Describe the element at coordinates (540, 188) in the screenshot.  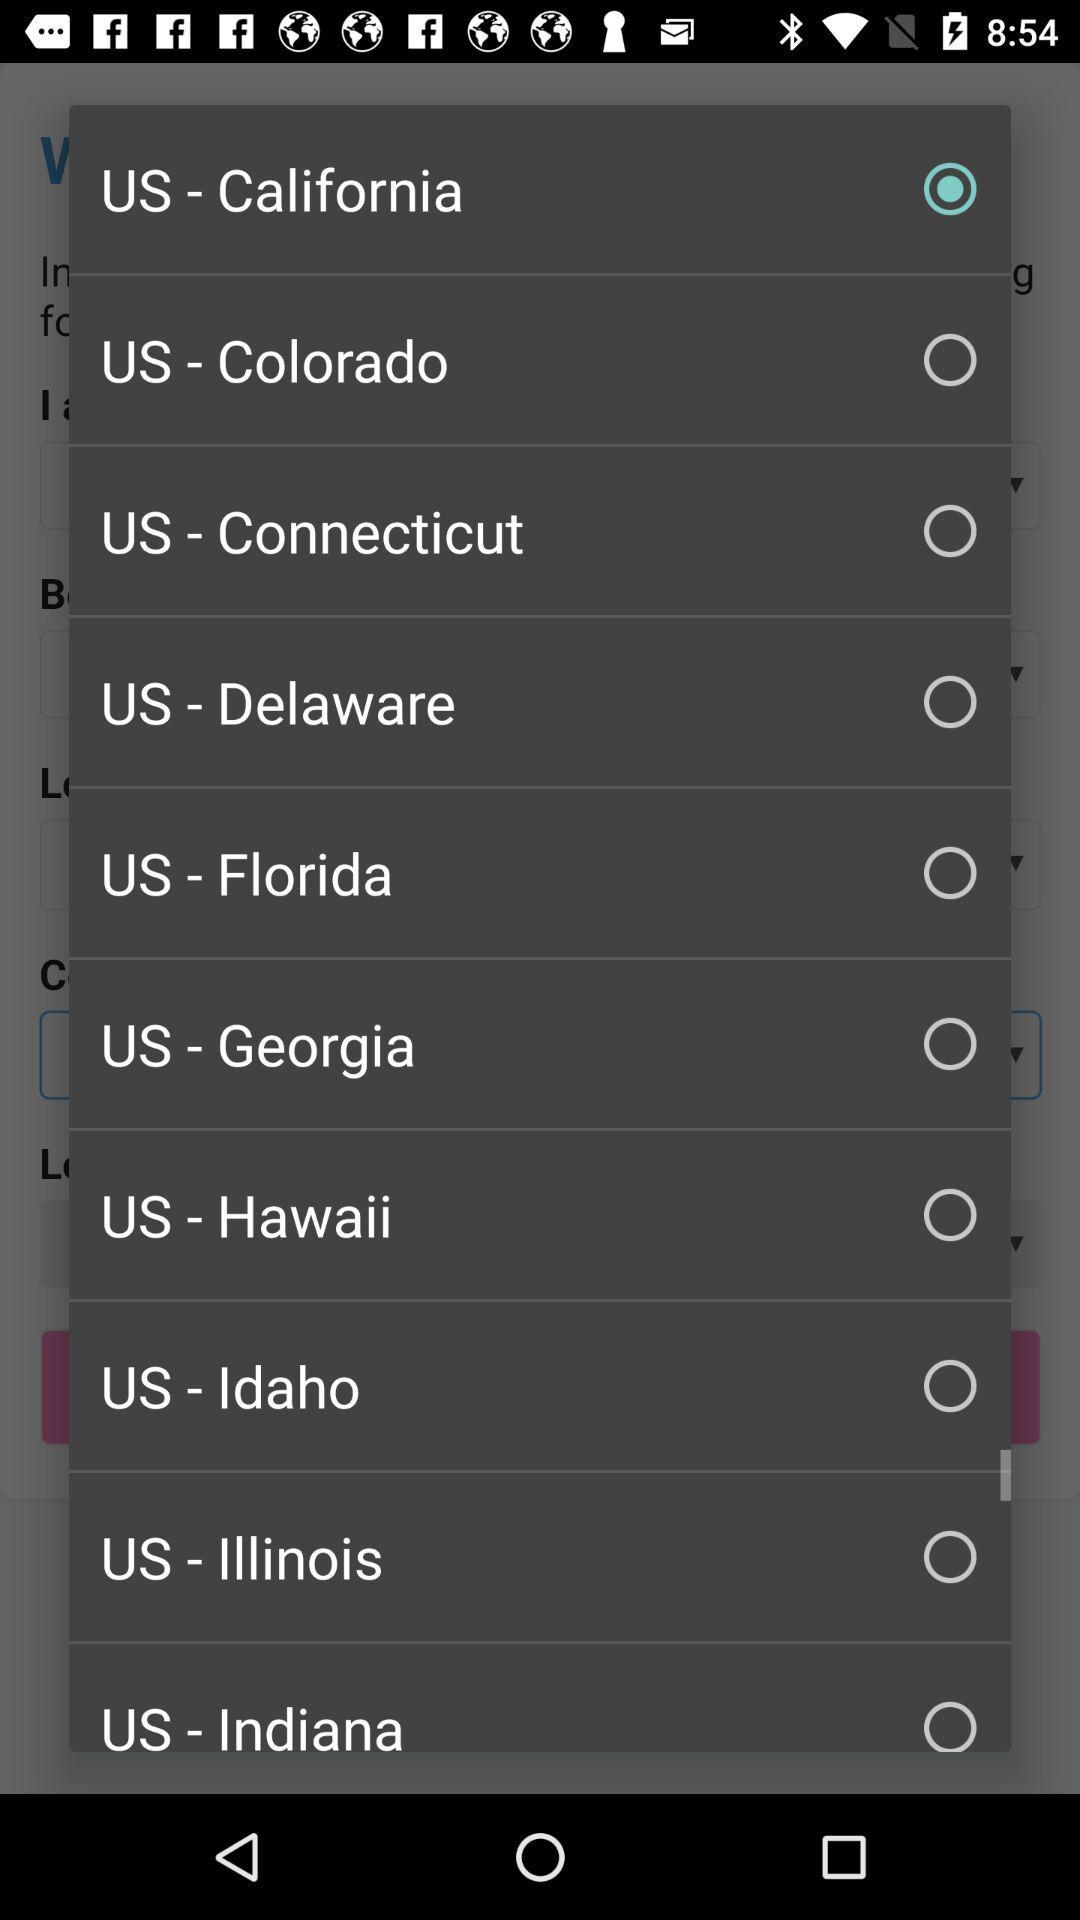
I see `us - california checkbox` at that location.